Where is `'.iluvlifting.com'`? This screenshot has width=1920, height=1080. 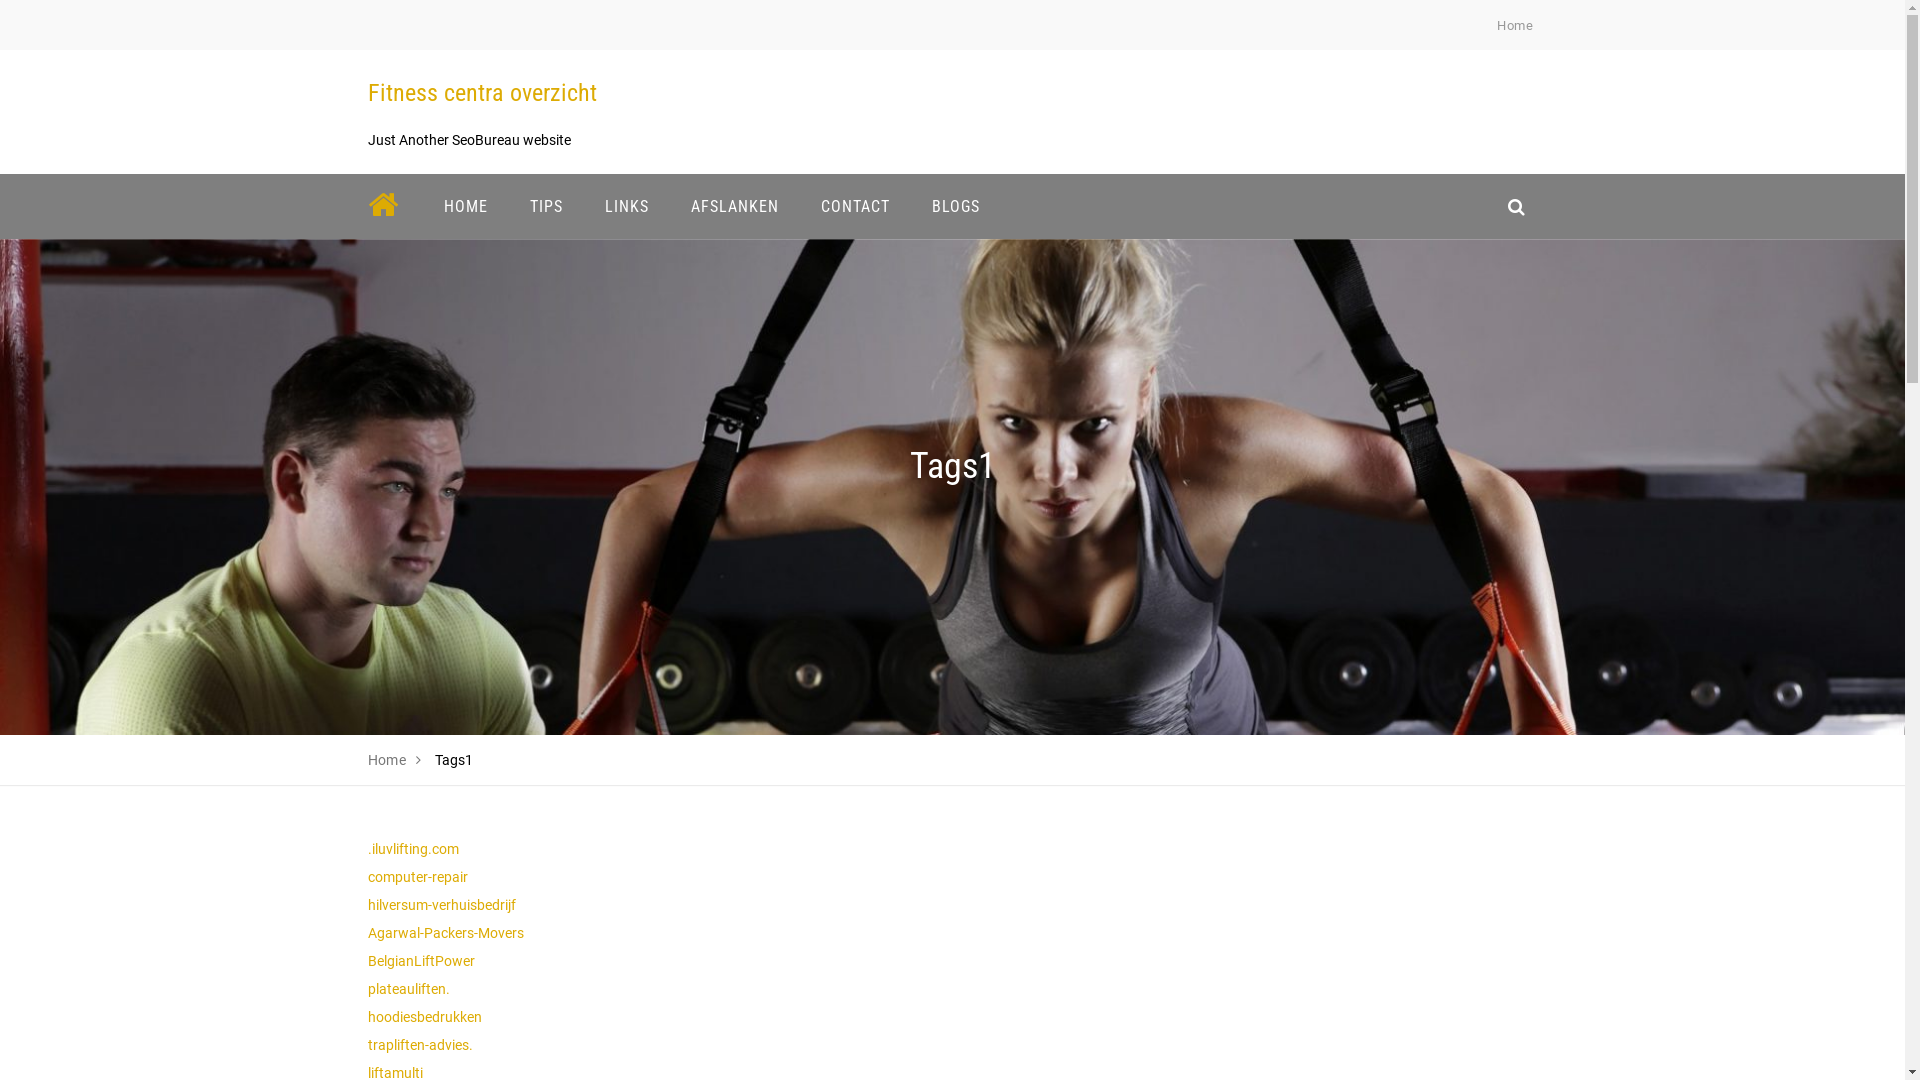
'.iluvlifting.com' is located at coordinates (412, 848).